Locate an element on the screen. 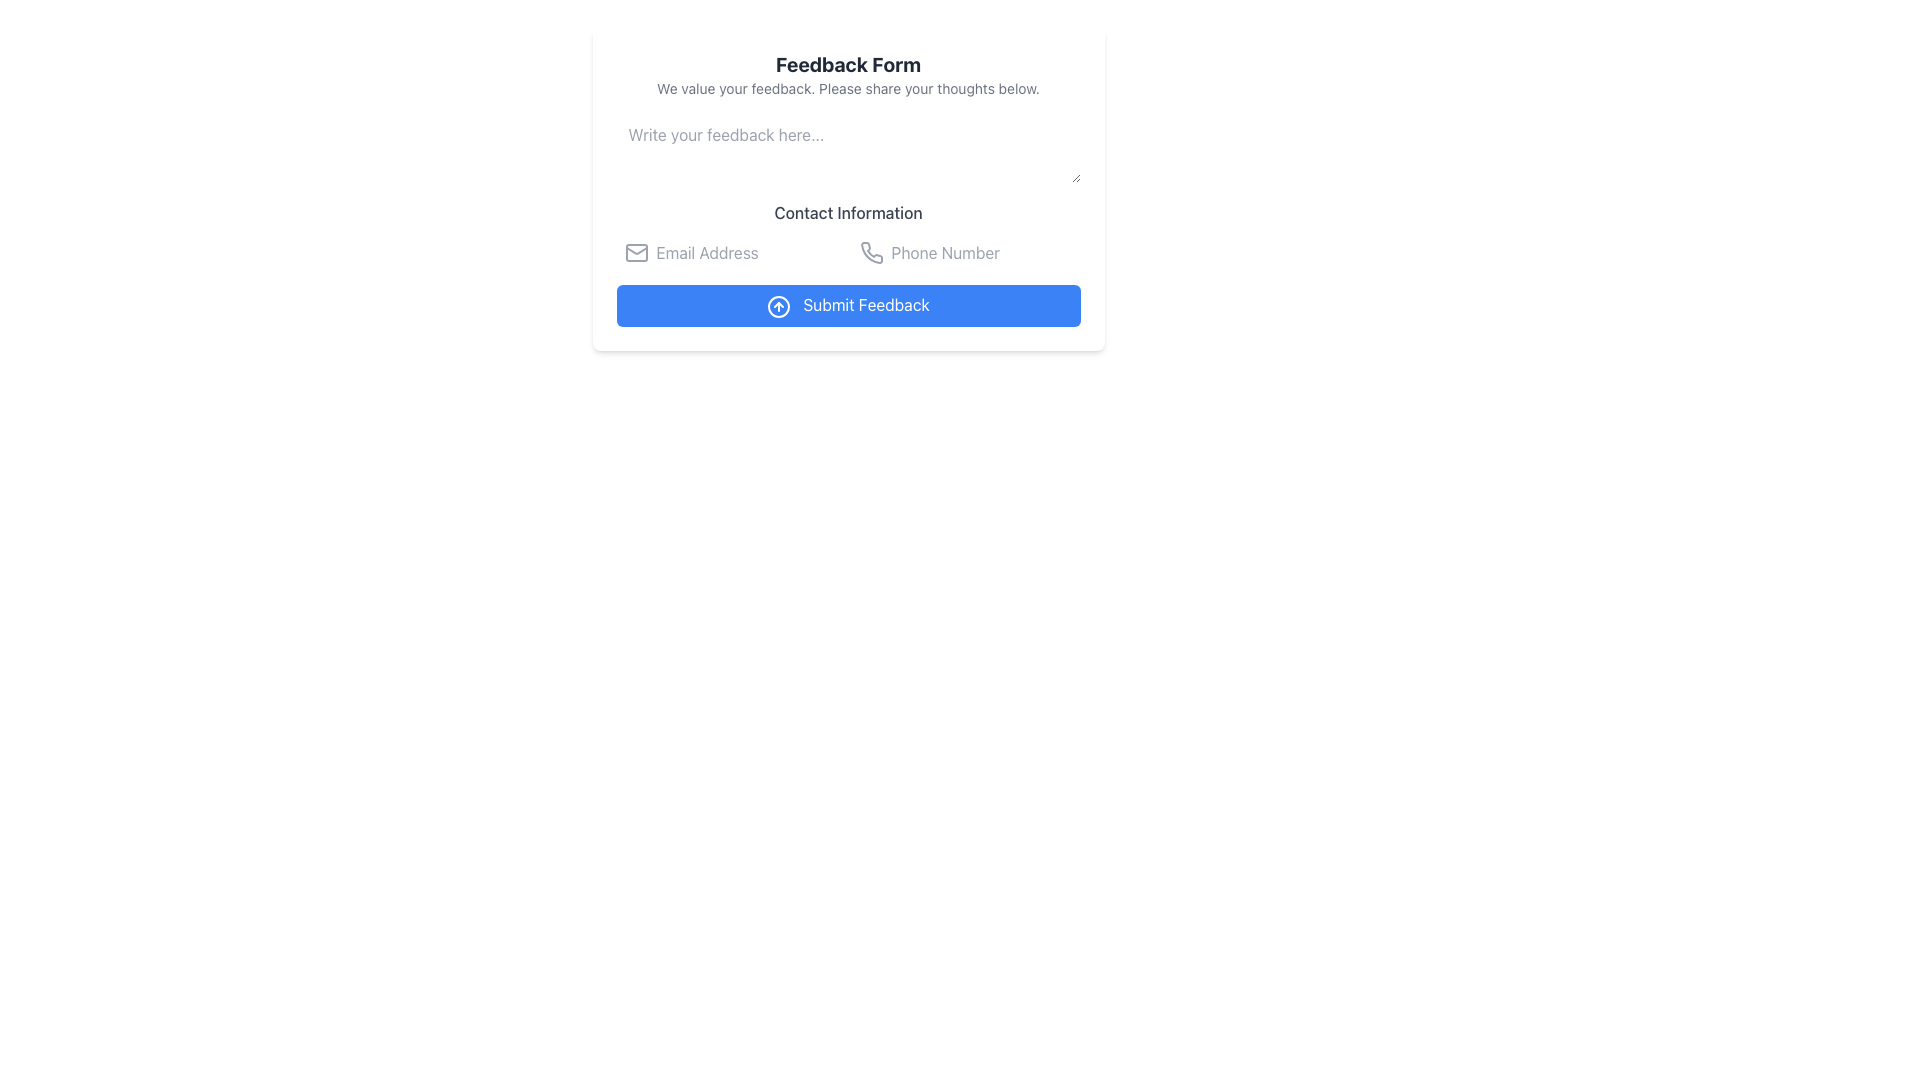 This screenshot has width=1920, height=1080. the icon representing the upward submission action on the 'Submit Feedback' button, located to the far left of the button text is located at coordinates (778, 306).